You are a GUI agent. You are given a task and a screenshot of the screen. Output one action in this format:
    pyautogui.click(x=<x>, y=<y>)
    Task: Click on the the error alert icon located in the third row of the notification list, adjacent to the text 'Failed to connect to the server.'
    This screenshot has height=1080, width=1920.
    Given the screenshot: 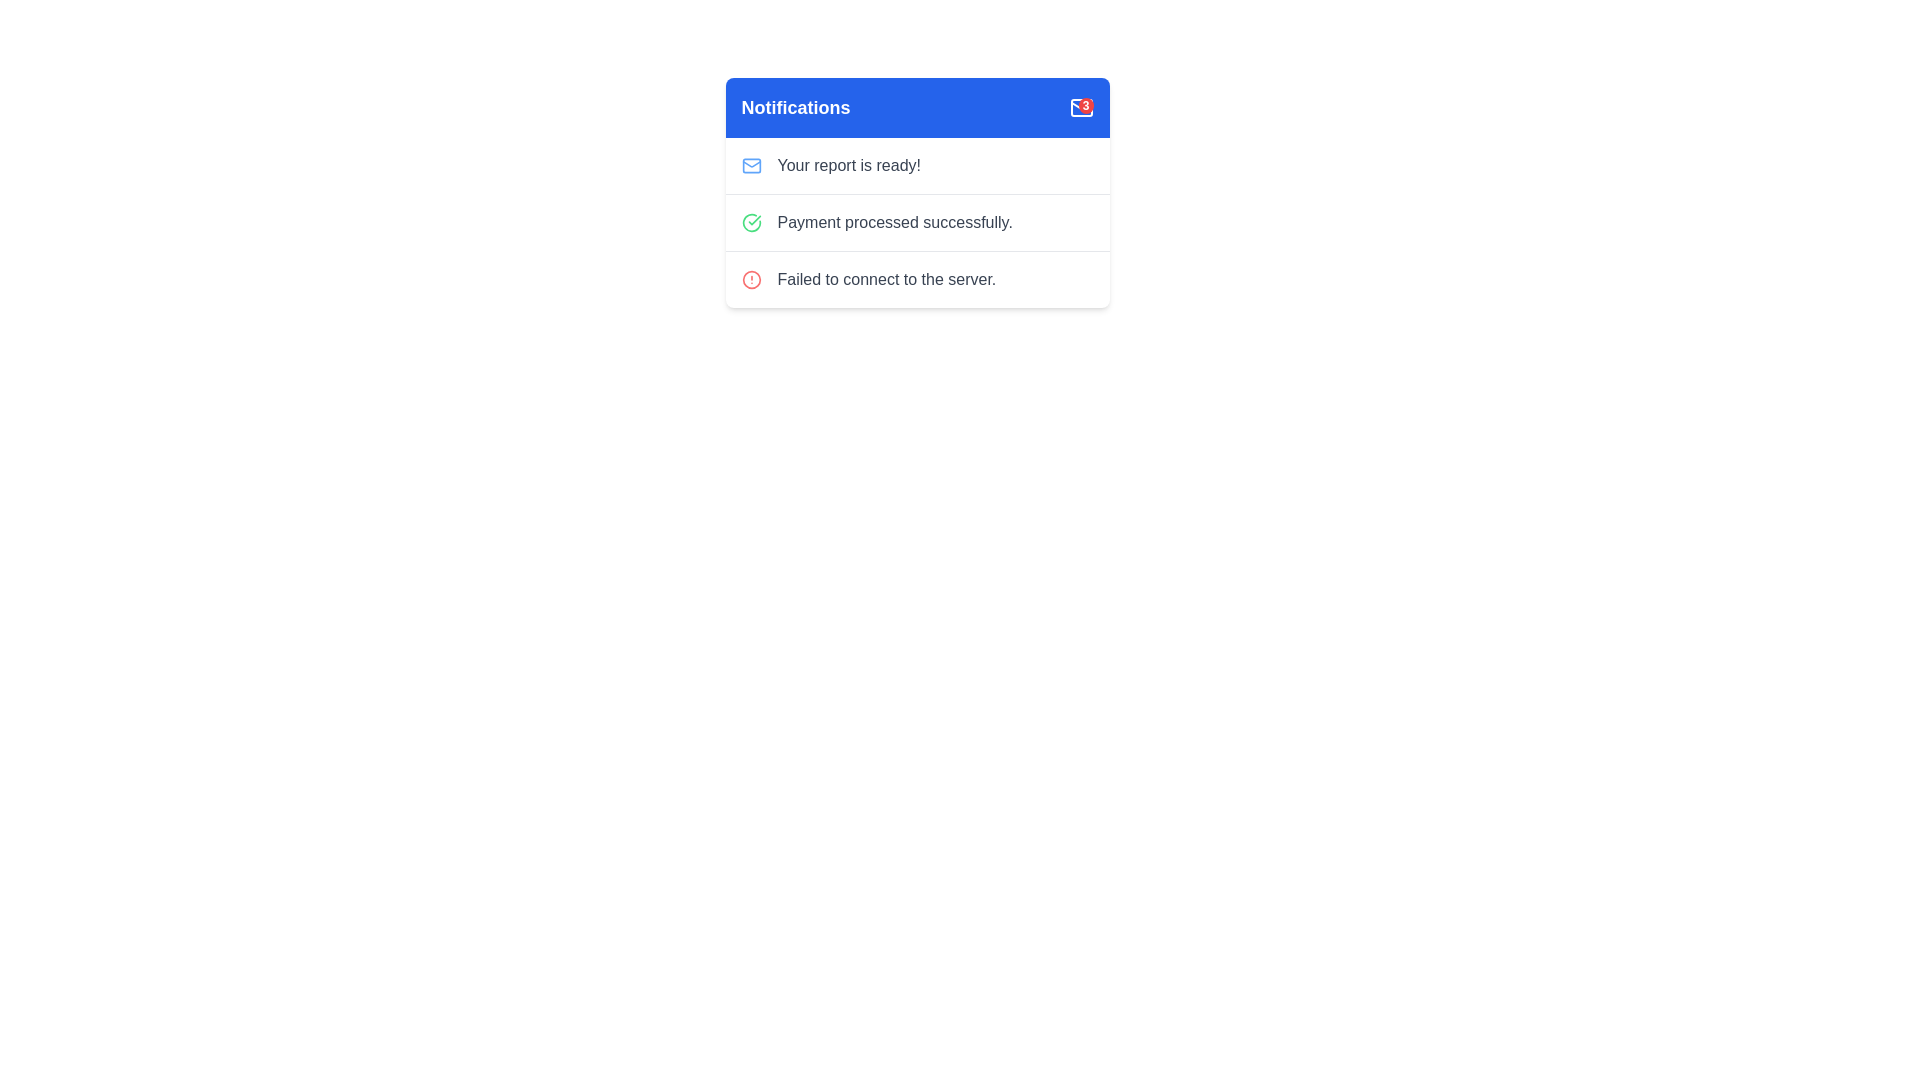 What is the action you would take?
    pyautogui.click(x=750, y=280)
    